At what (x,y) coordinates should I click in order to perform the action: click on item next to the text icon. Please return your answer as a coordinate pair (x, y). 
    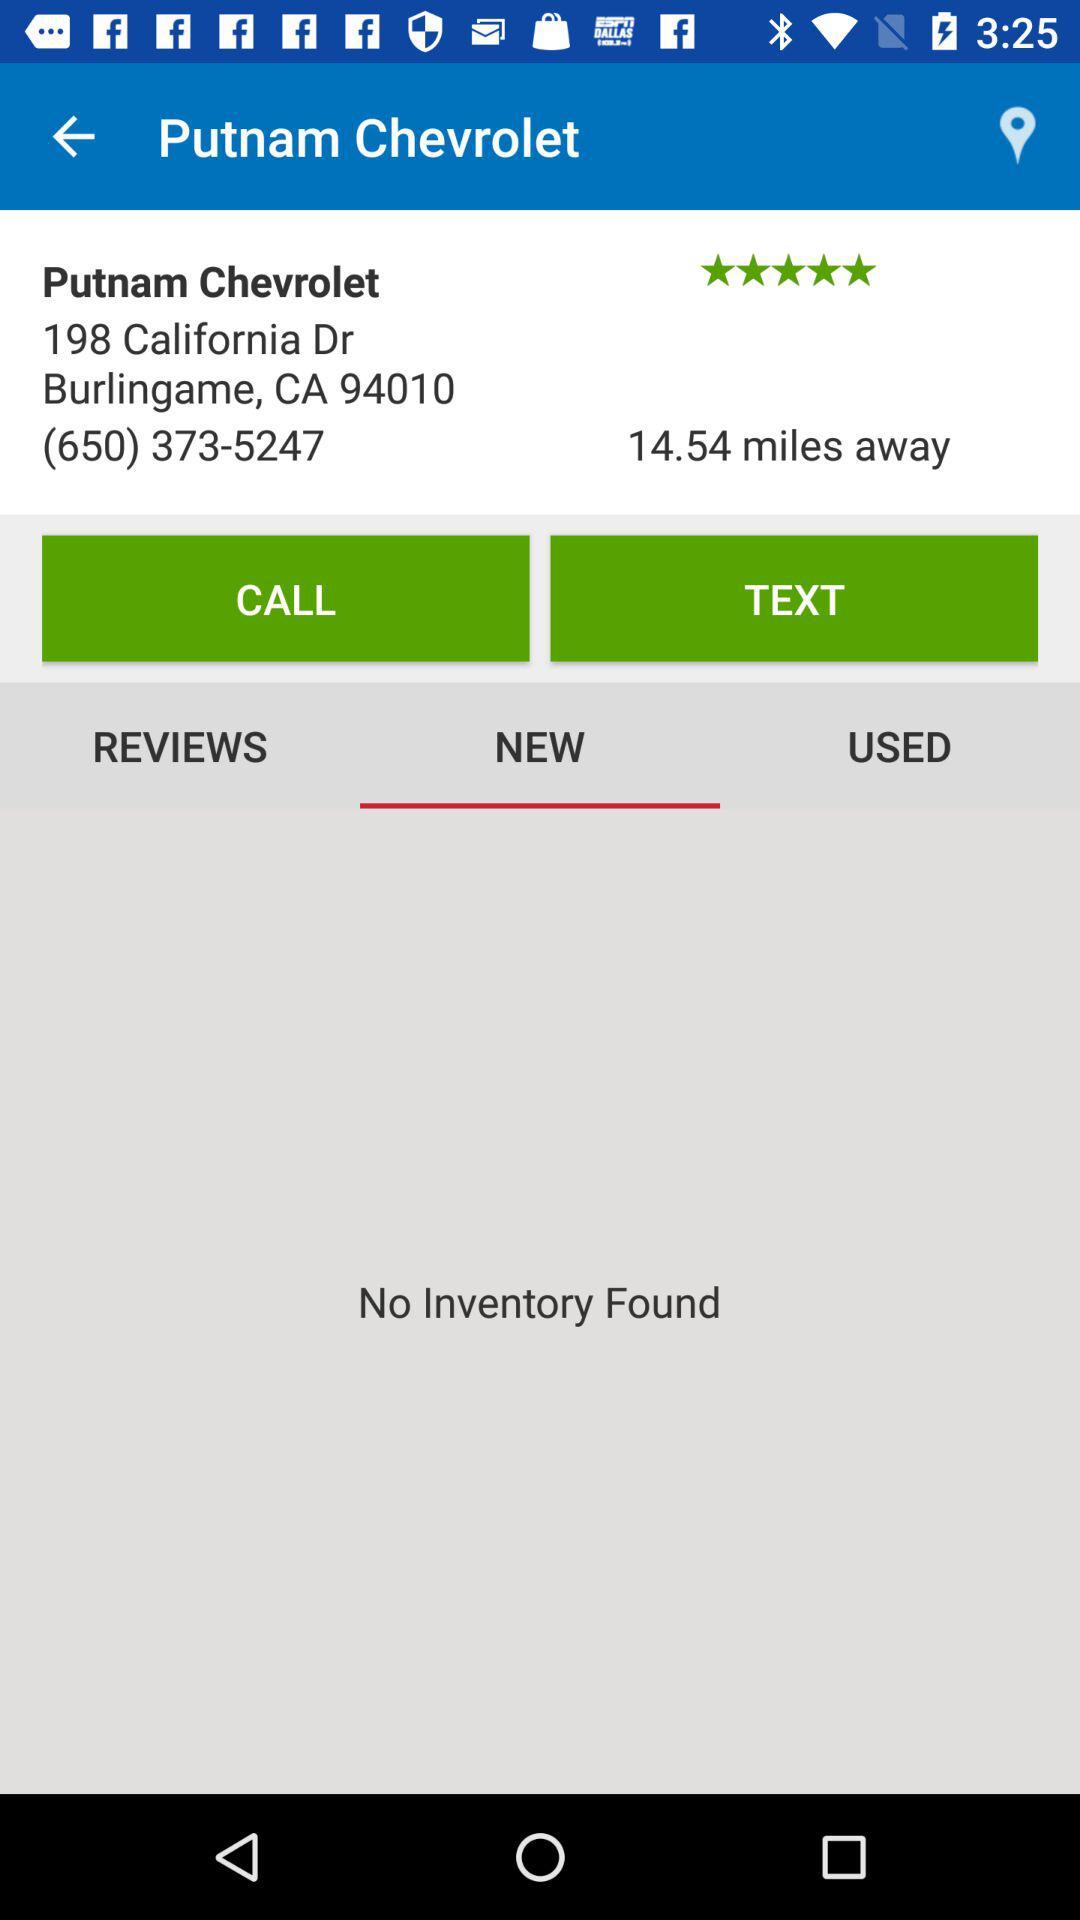
    Looking at the image, I should click on (285, 597).